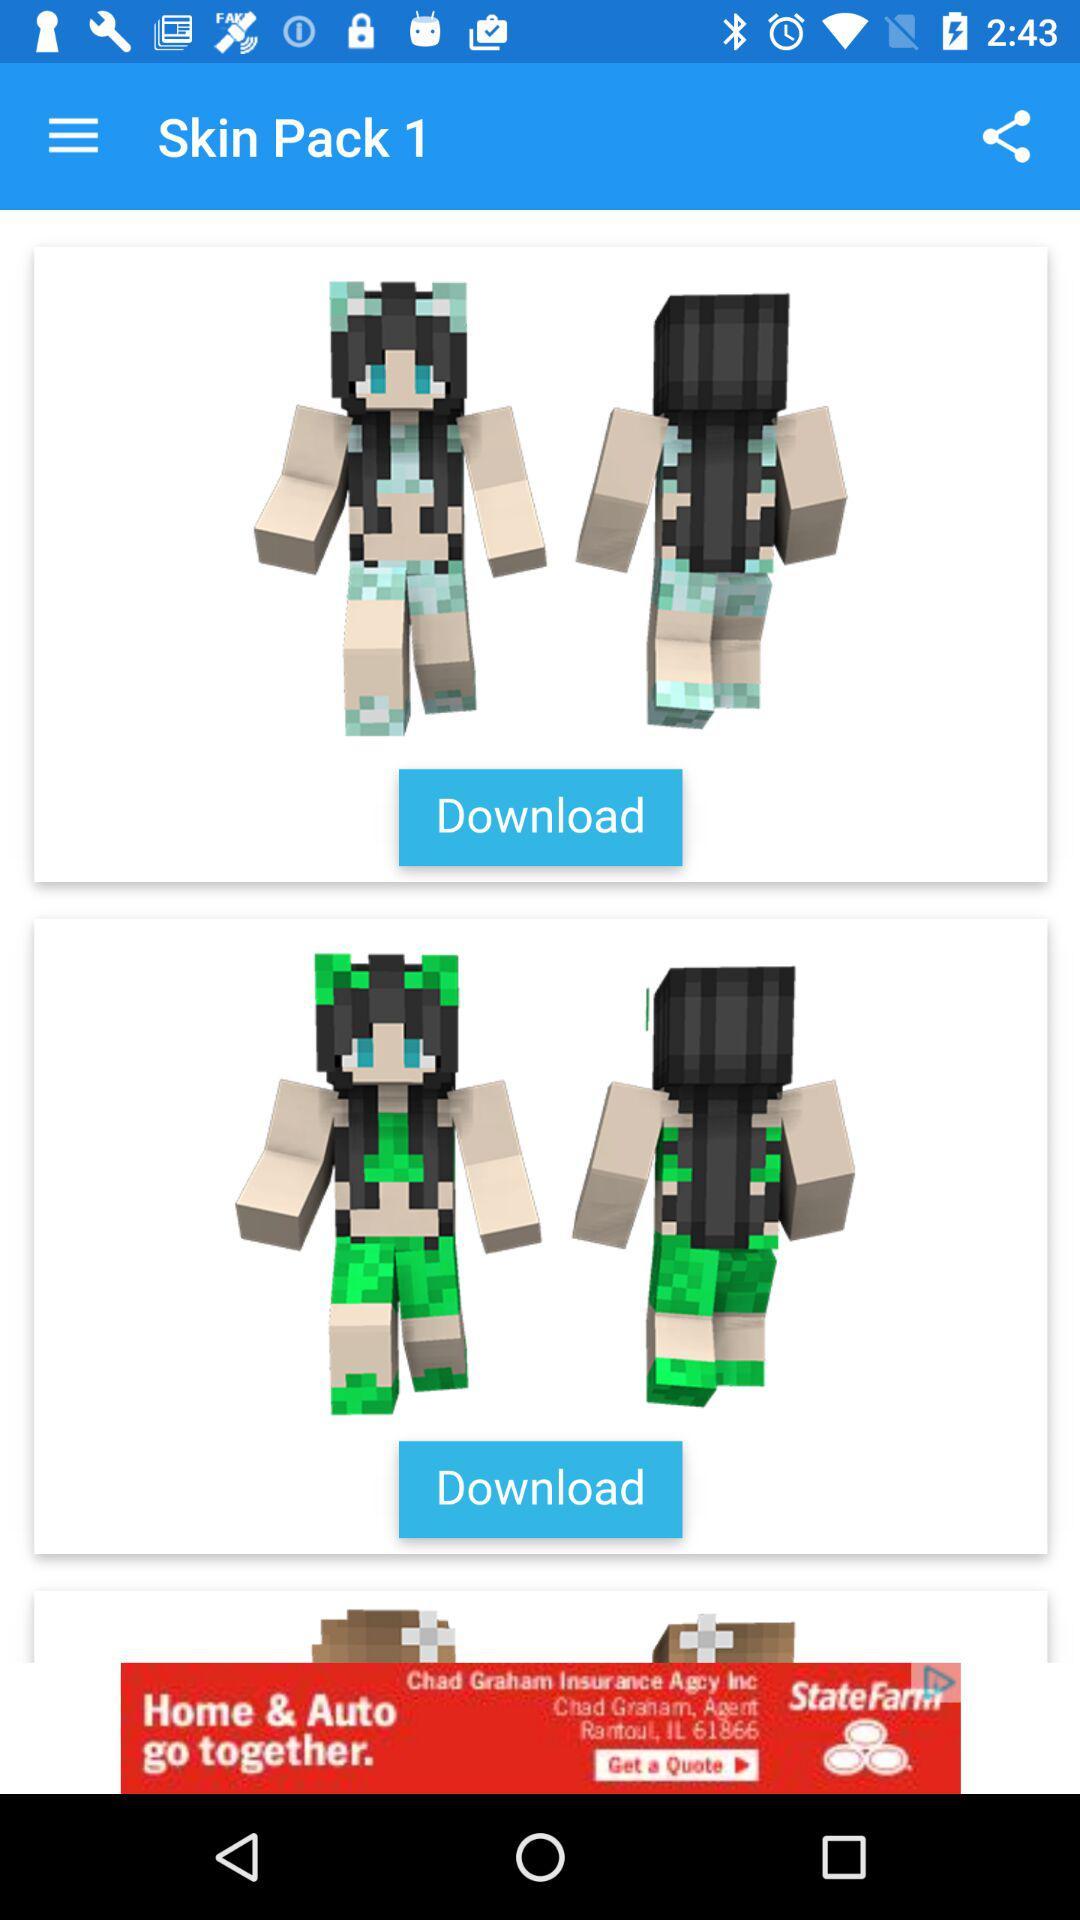  I want to click on advertisements to watch, so click(540, 1727).